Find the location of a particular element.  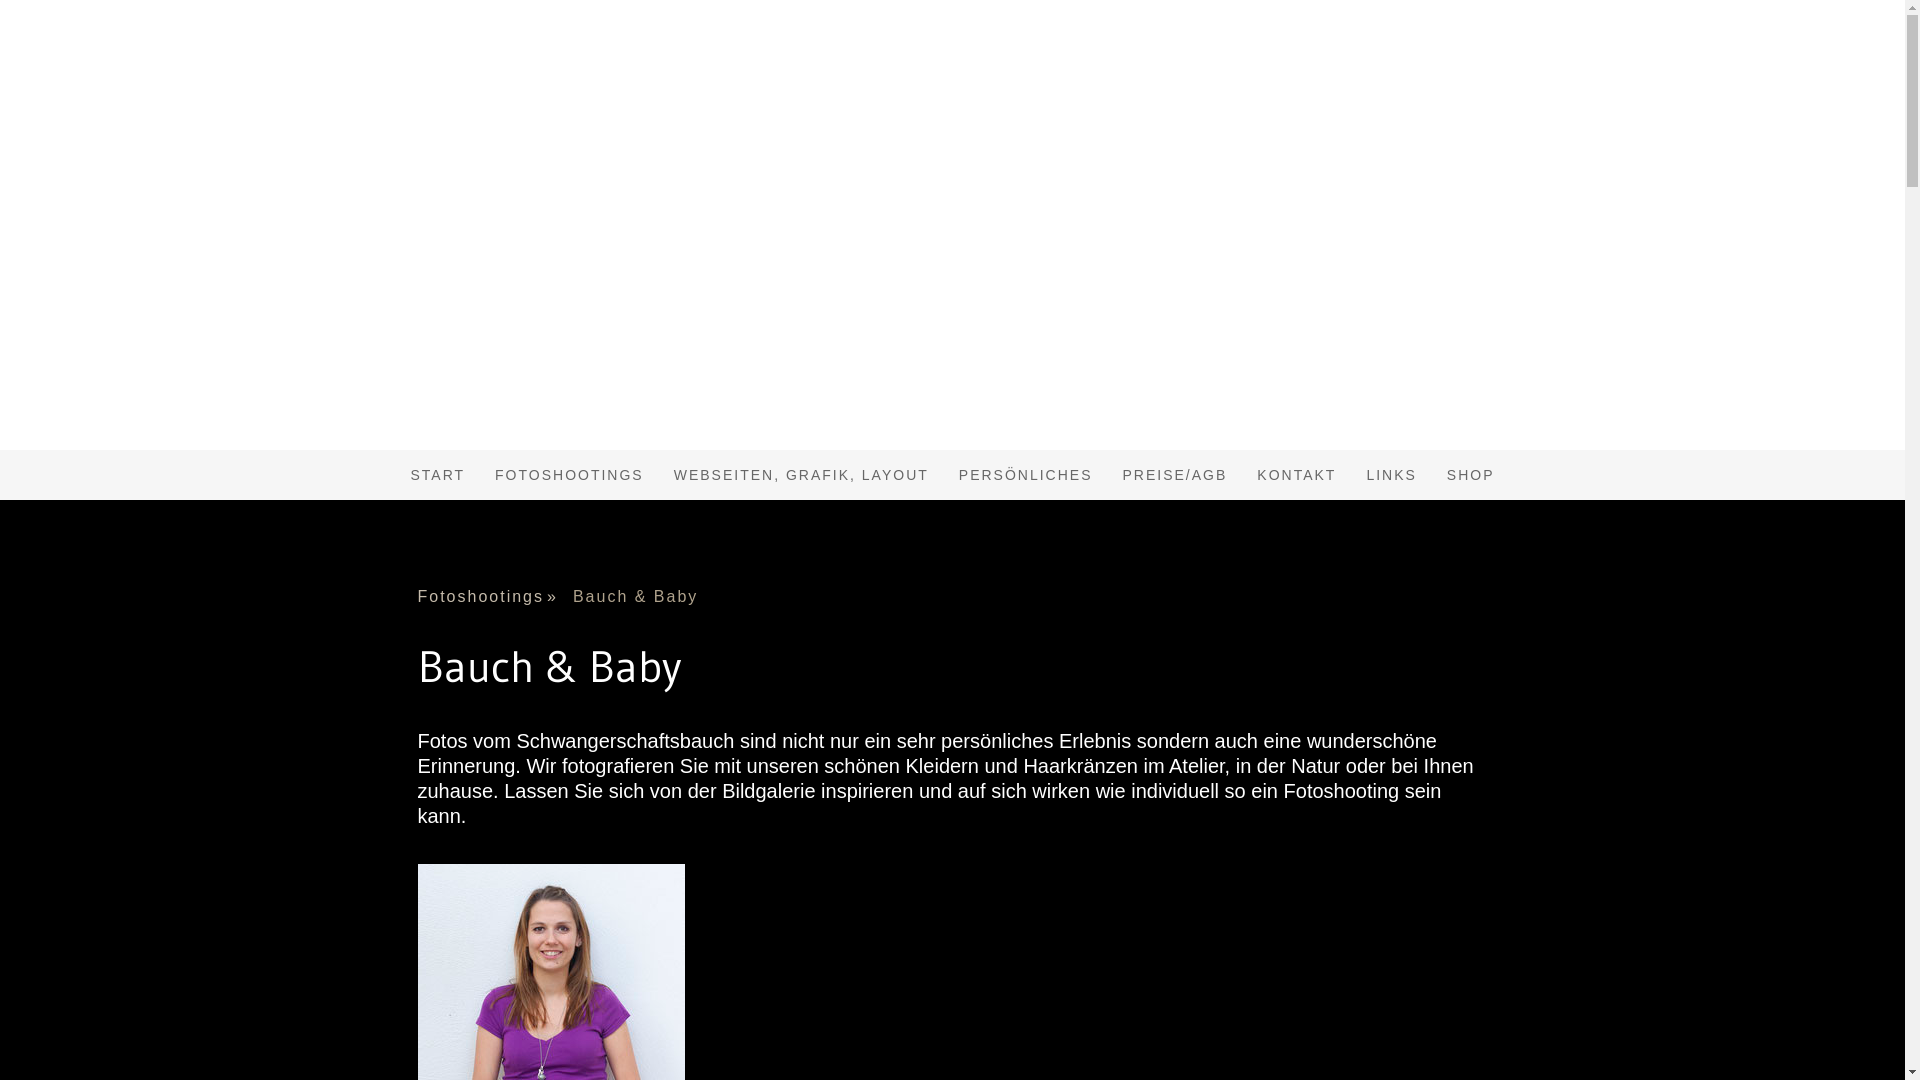

'PREISE/AGB' is located at coordinates (1175, 474).